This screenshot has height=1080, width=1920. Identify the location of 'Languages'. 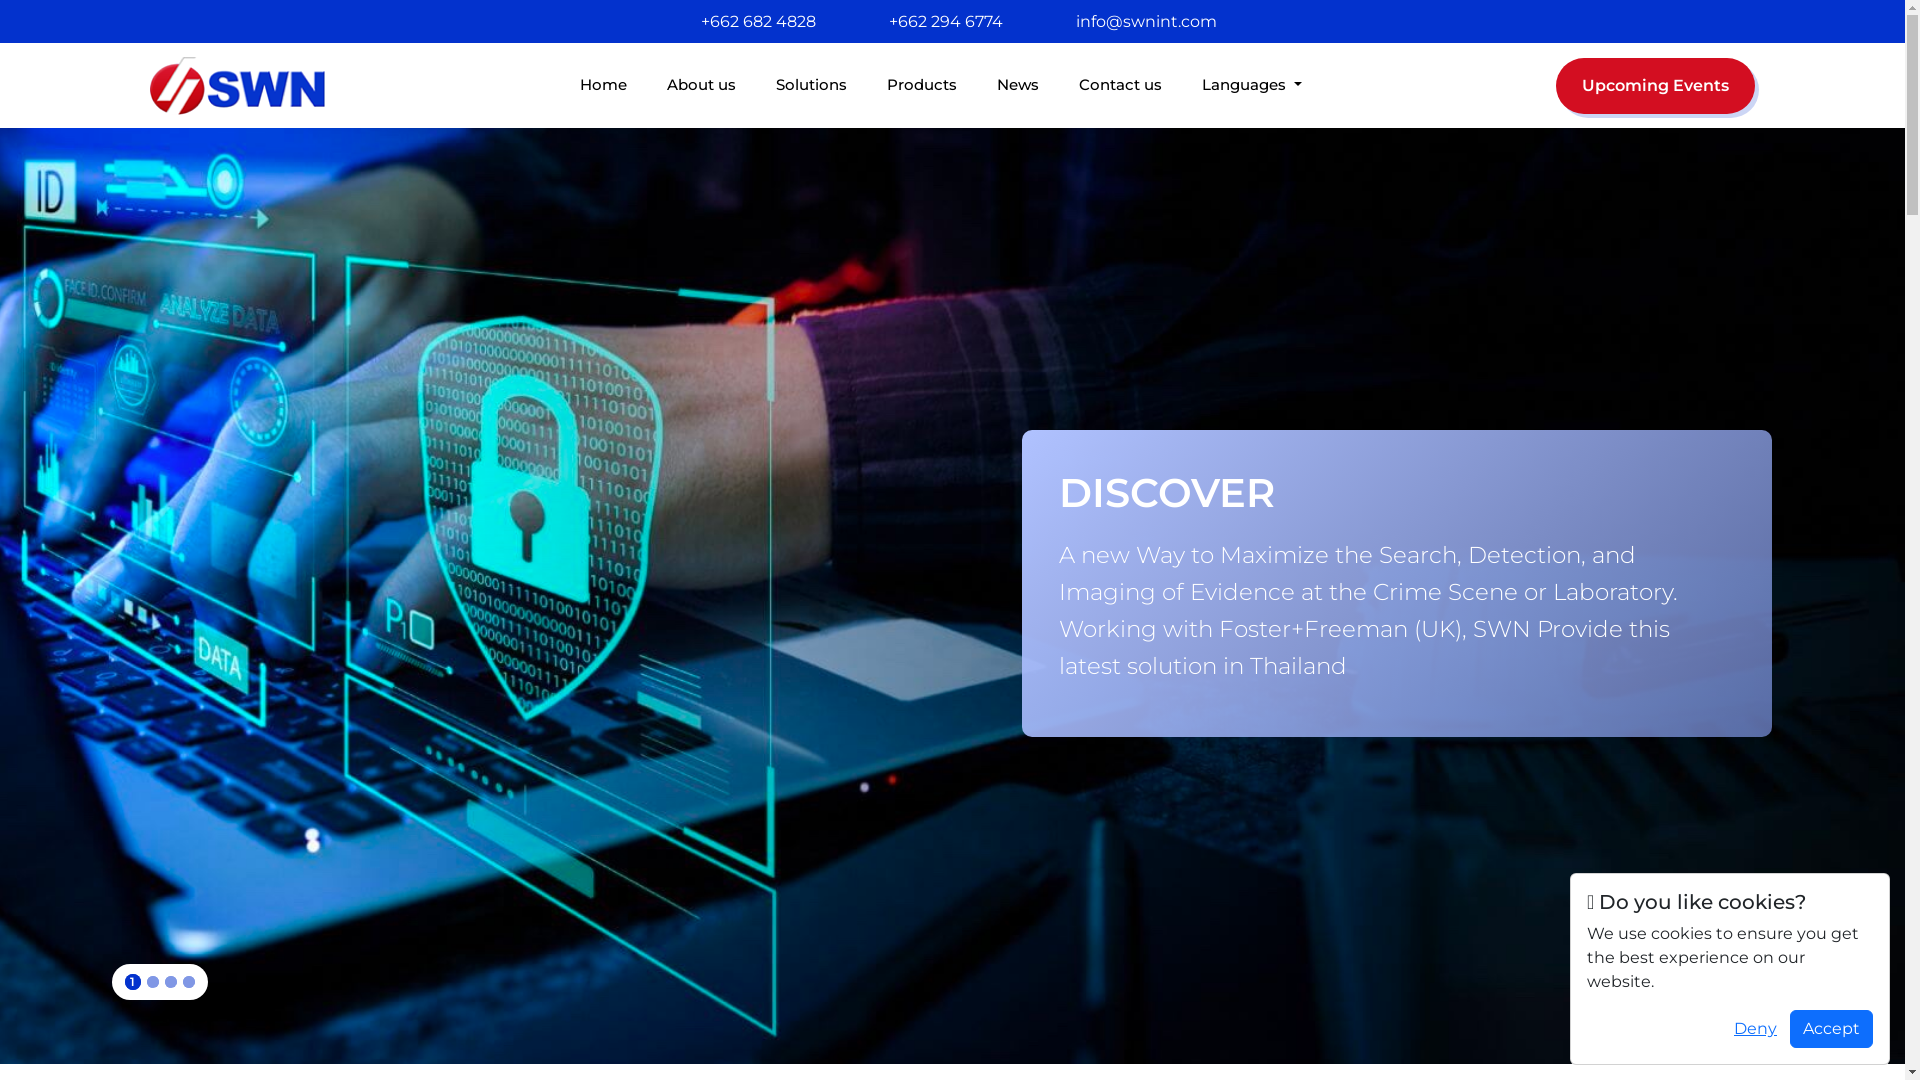
(1251, 84).